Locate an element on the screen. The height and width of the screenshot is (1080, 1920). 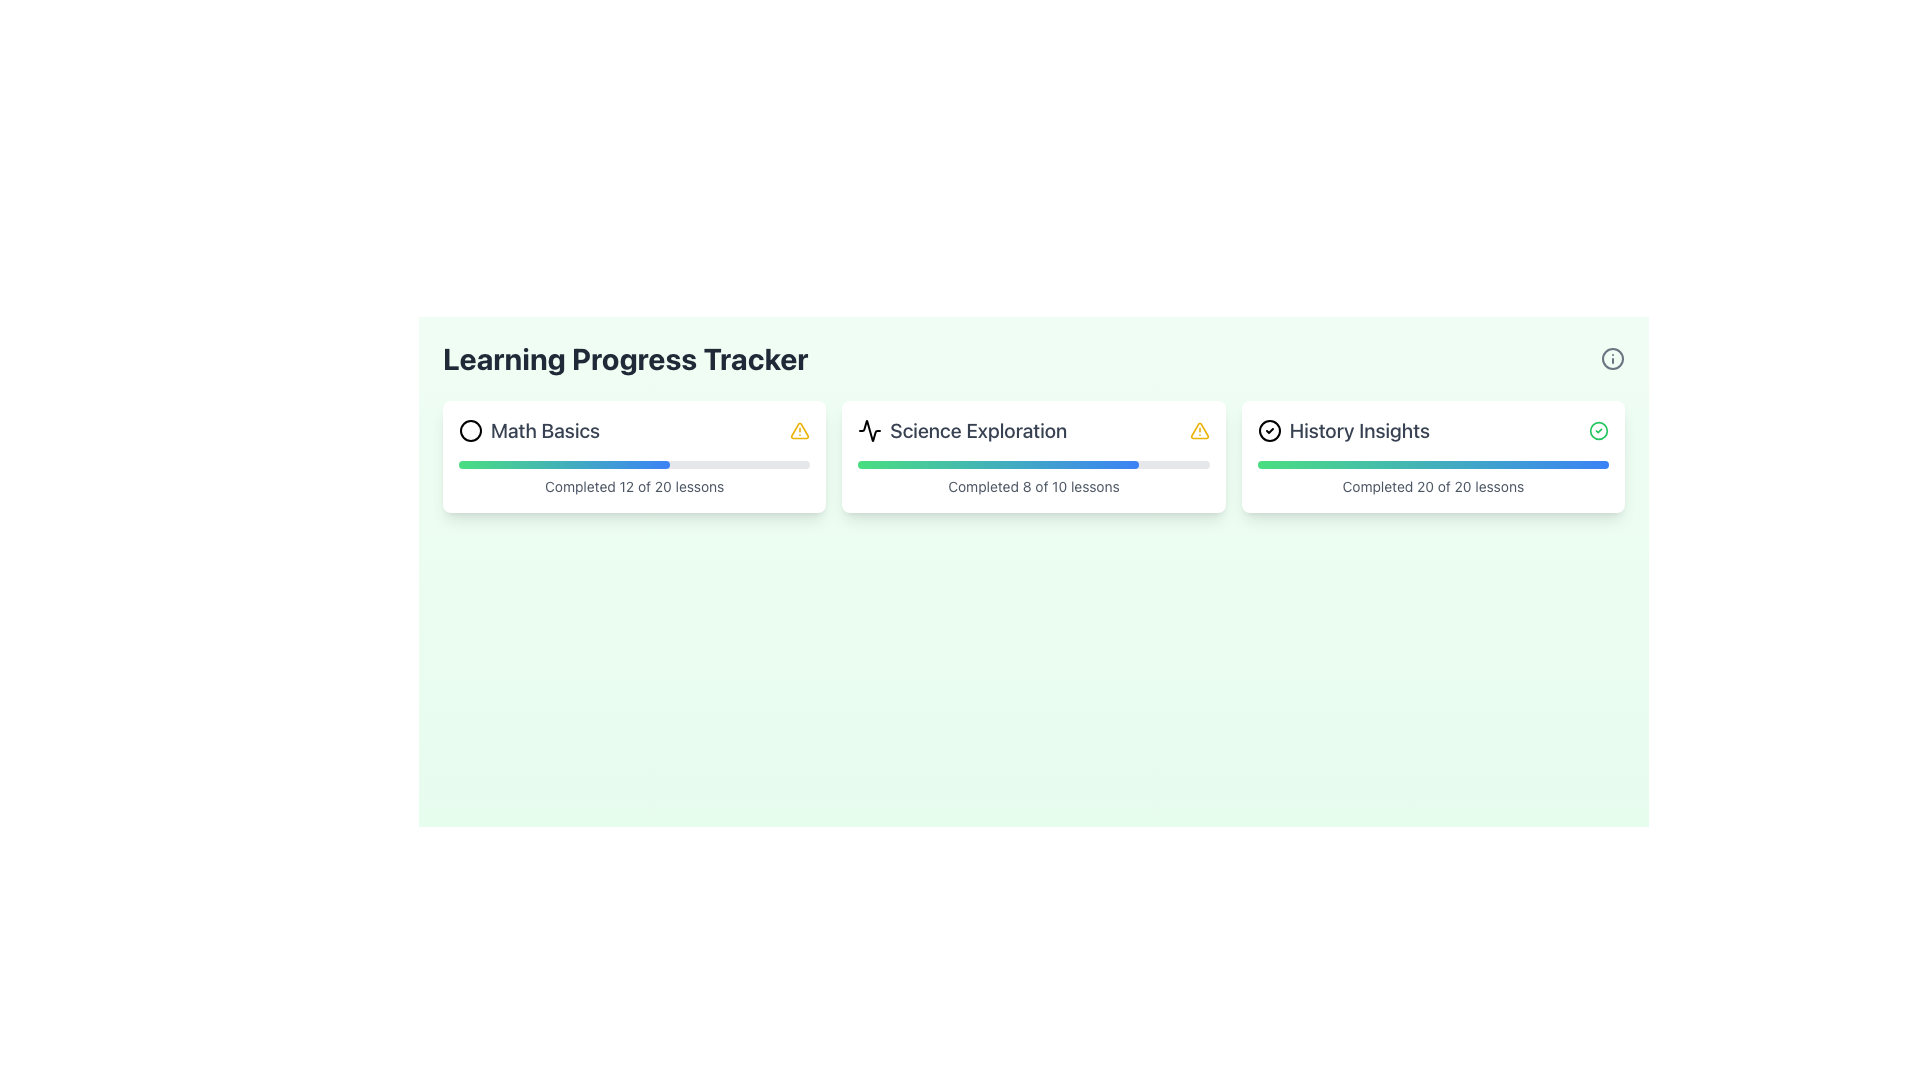
the Progress Bar located at the bottom of the 'History Insights' card, above the text 'Completed 20 of 20 lessons' is located at coordinates (1432, 465).